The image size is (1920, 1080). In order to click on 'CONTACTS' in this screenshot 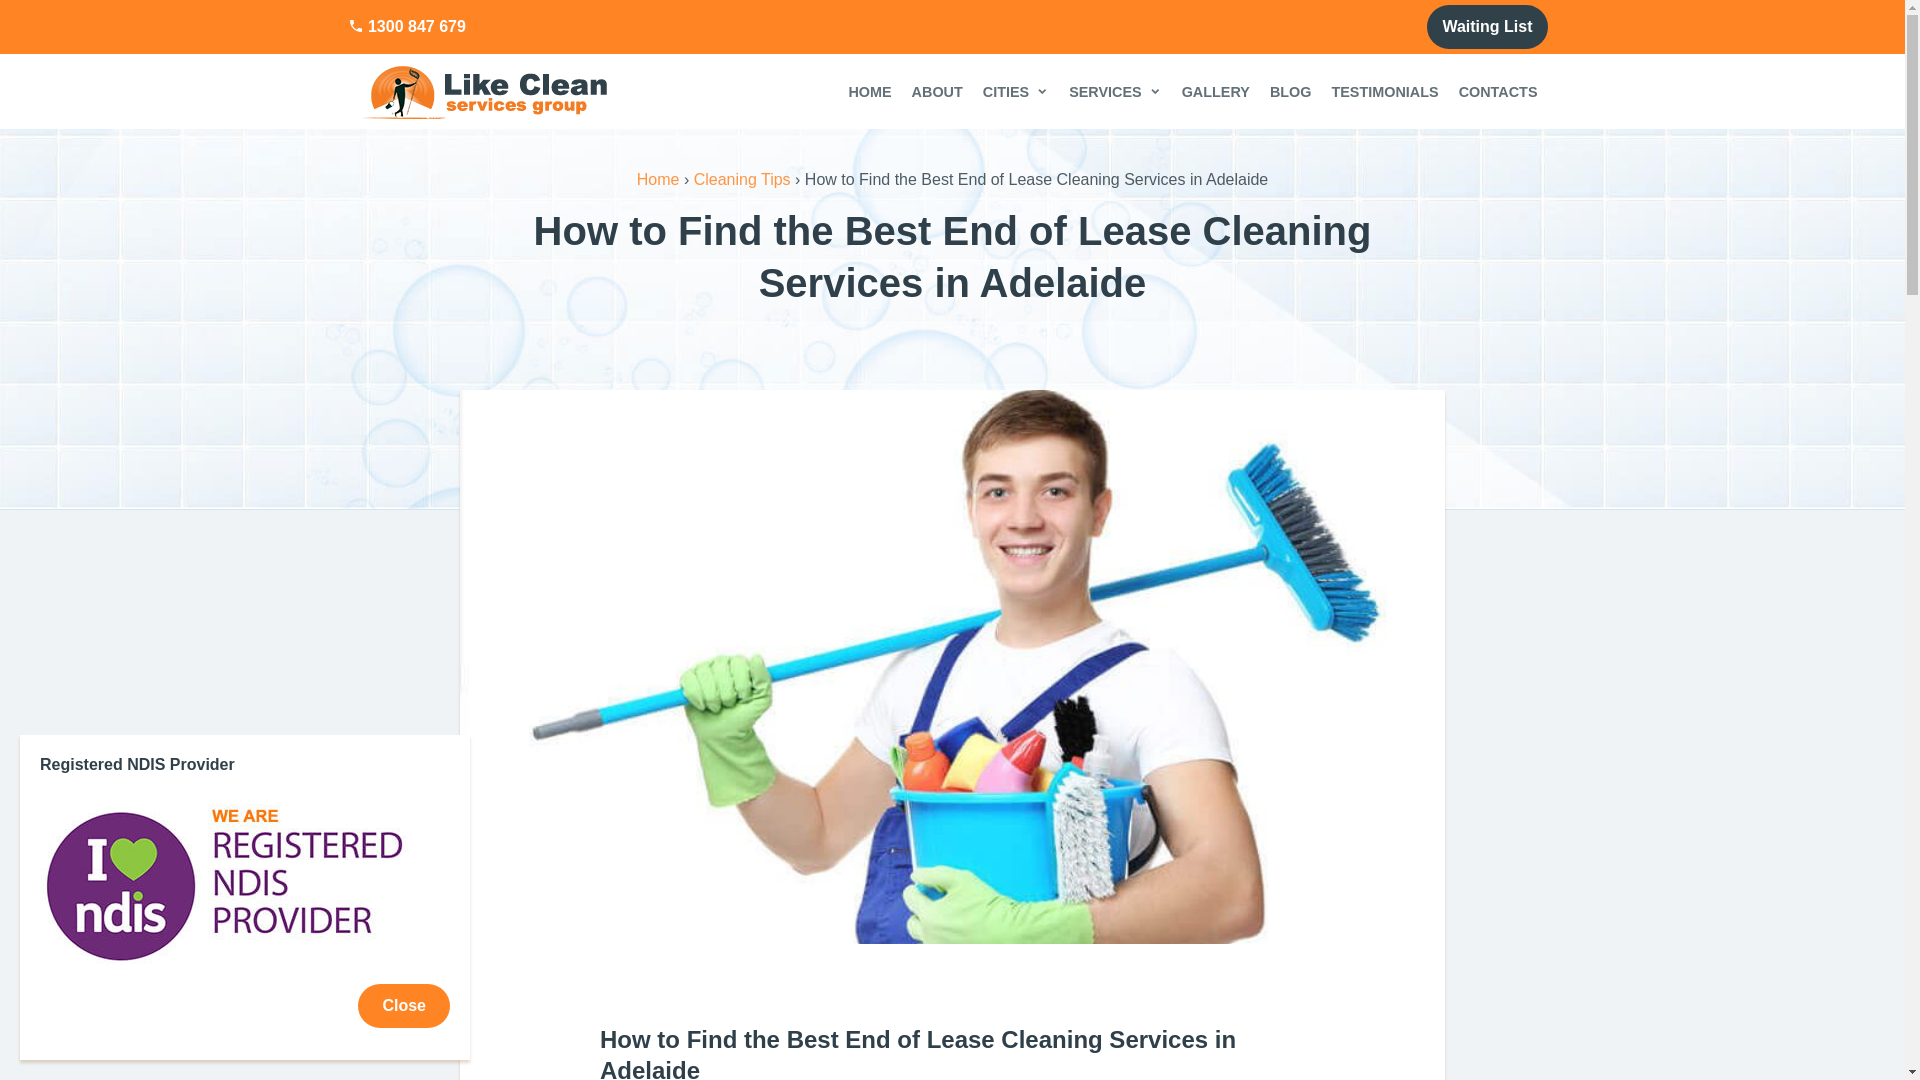, I will do `click(1449, 91)`.